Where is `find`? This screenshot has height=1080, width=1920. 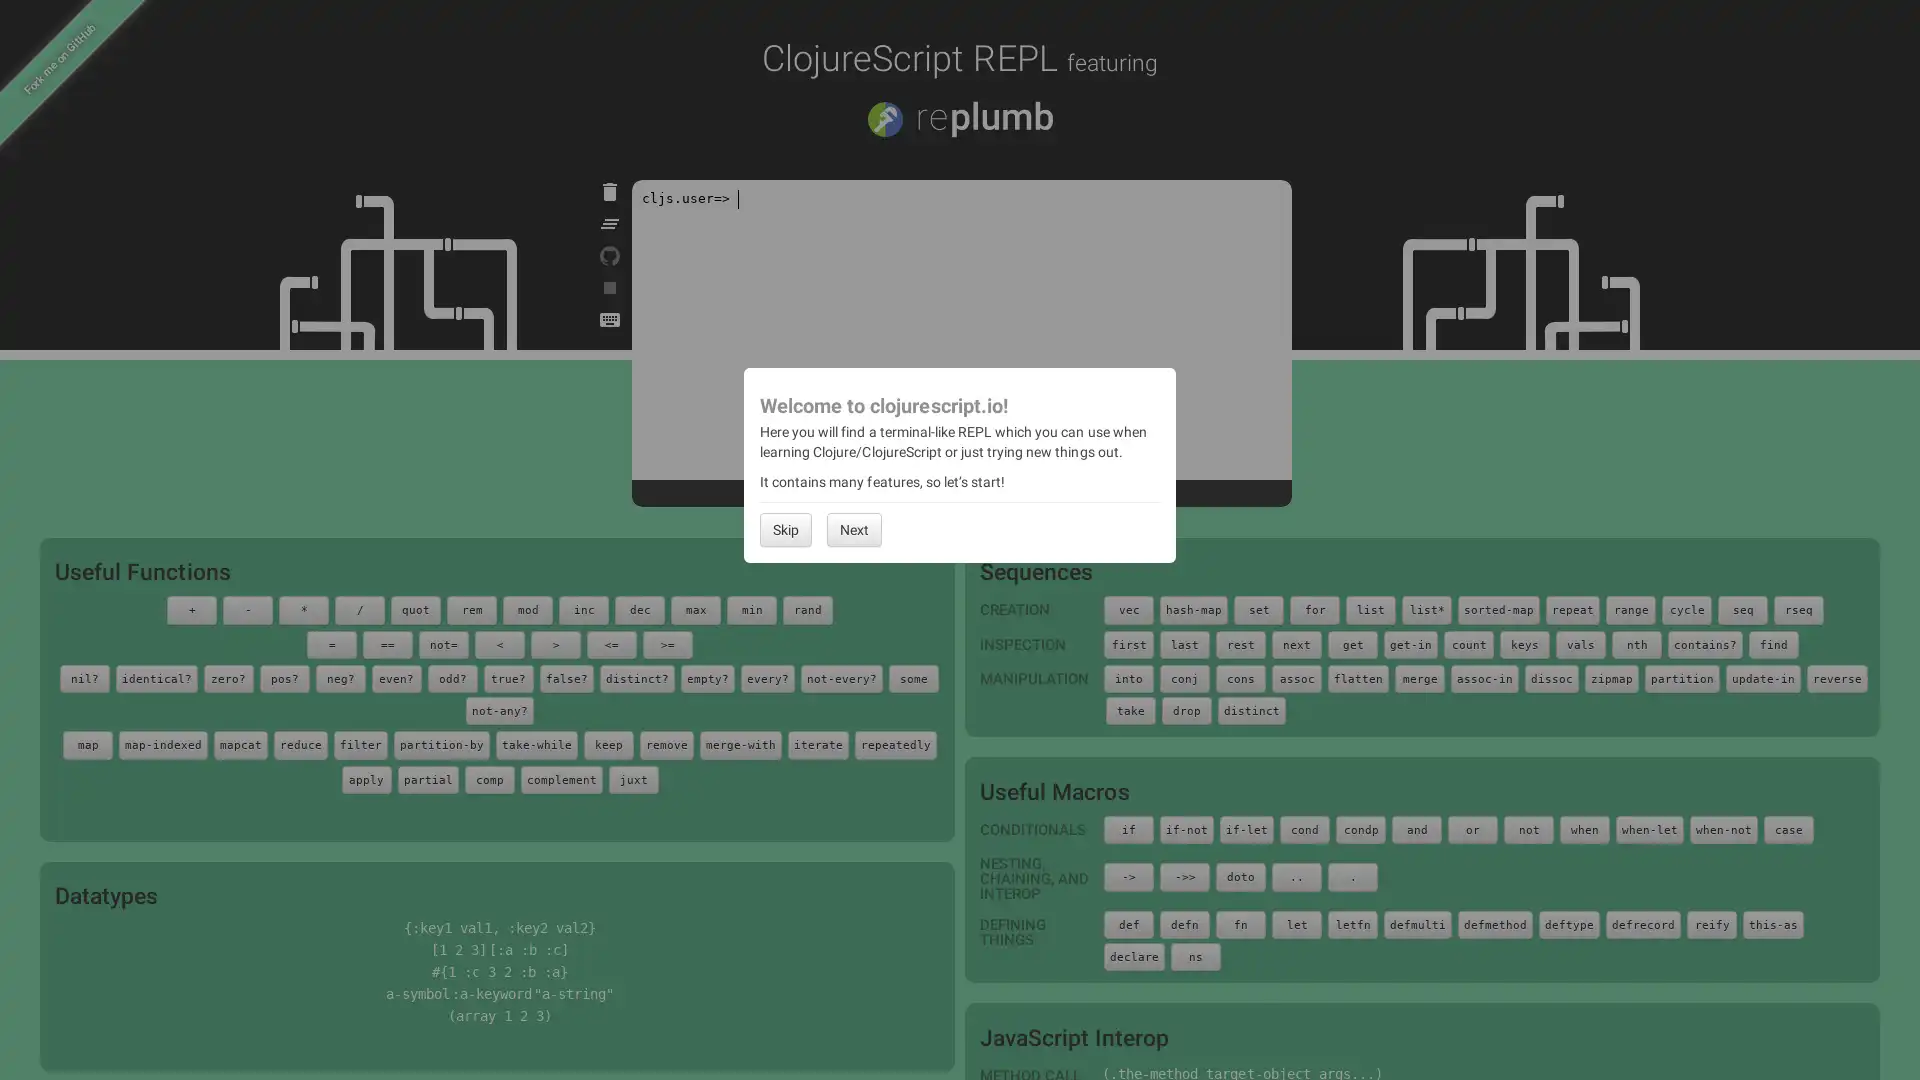
find is located at coordinates (1774, 644).